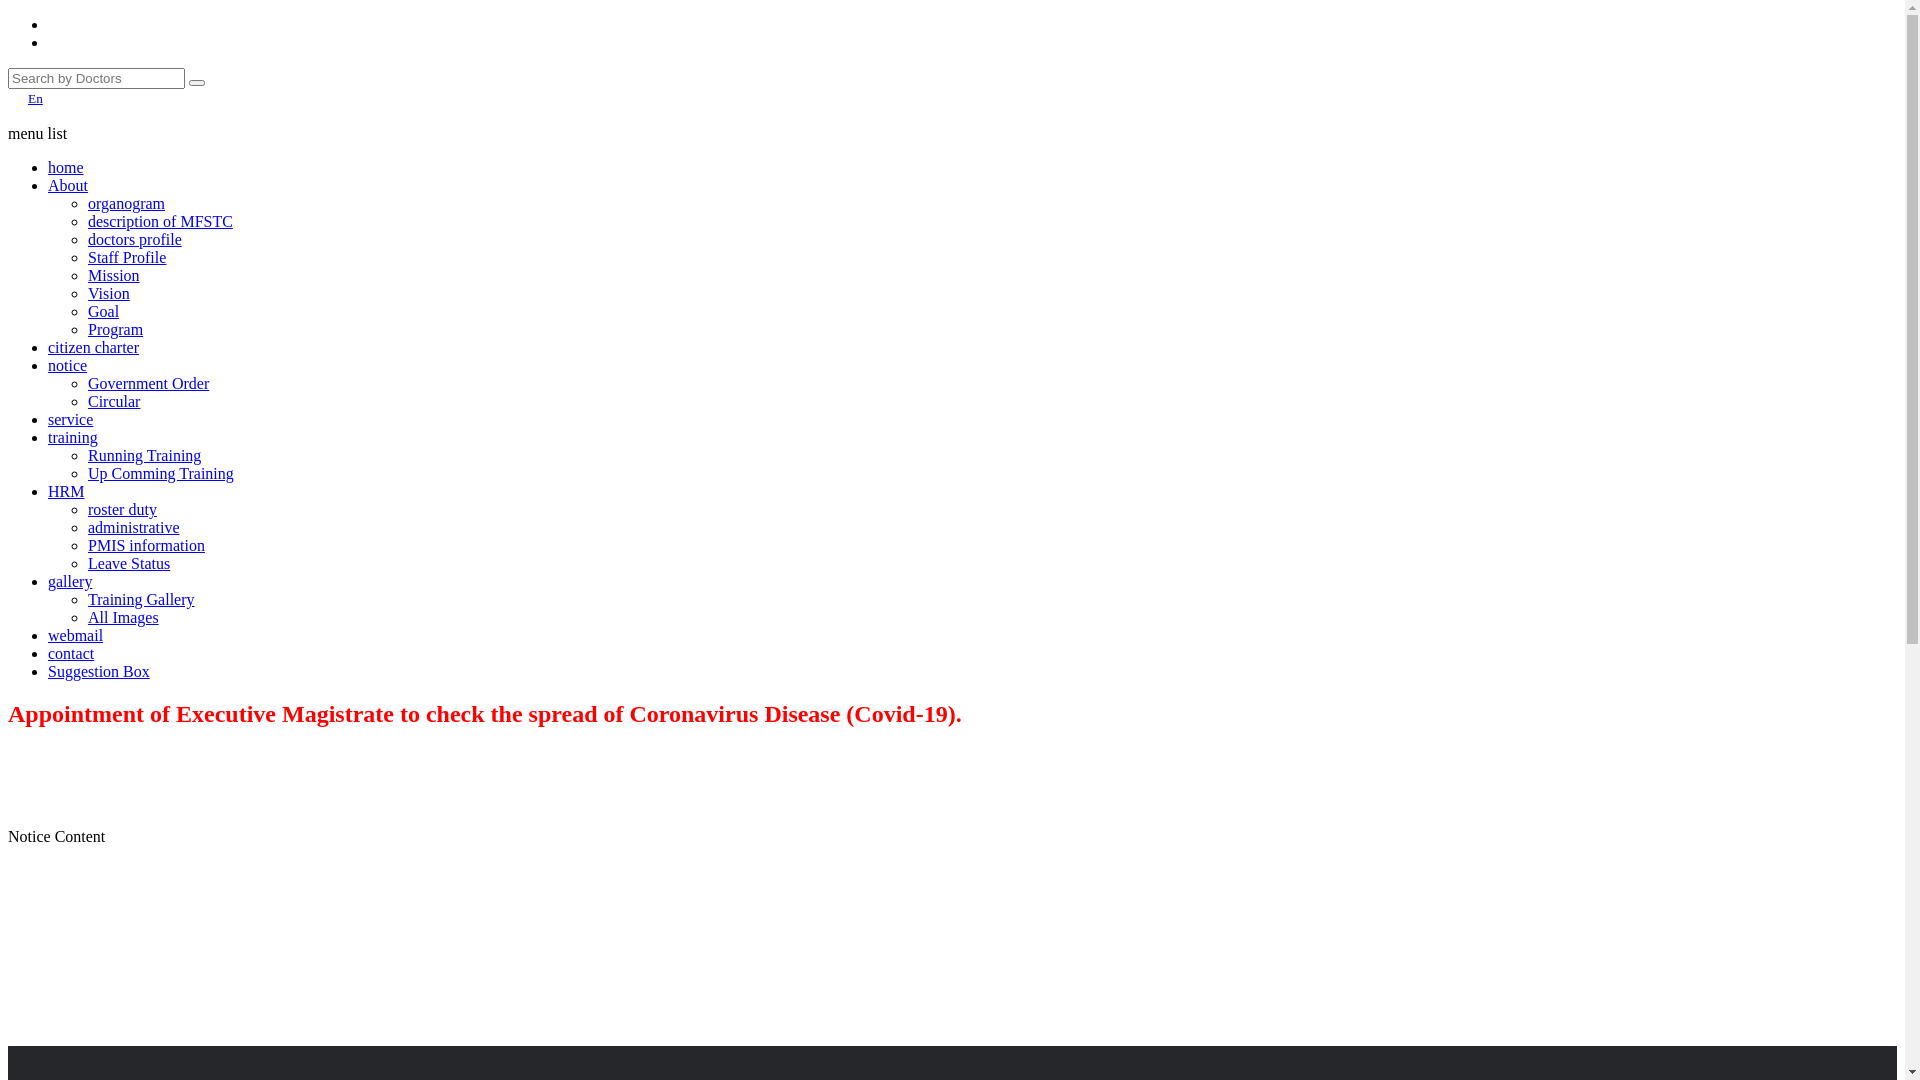  What do you see at coordinates (86, 455) in the screenshot?
I see `'Running Training'` at bounding box center [86, 455].